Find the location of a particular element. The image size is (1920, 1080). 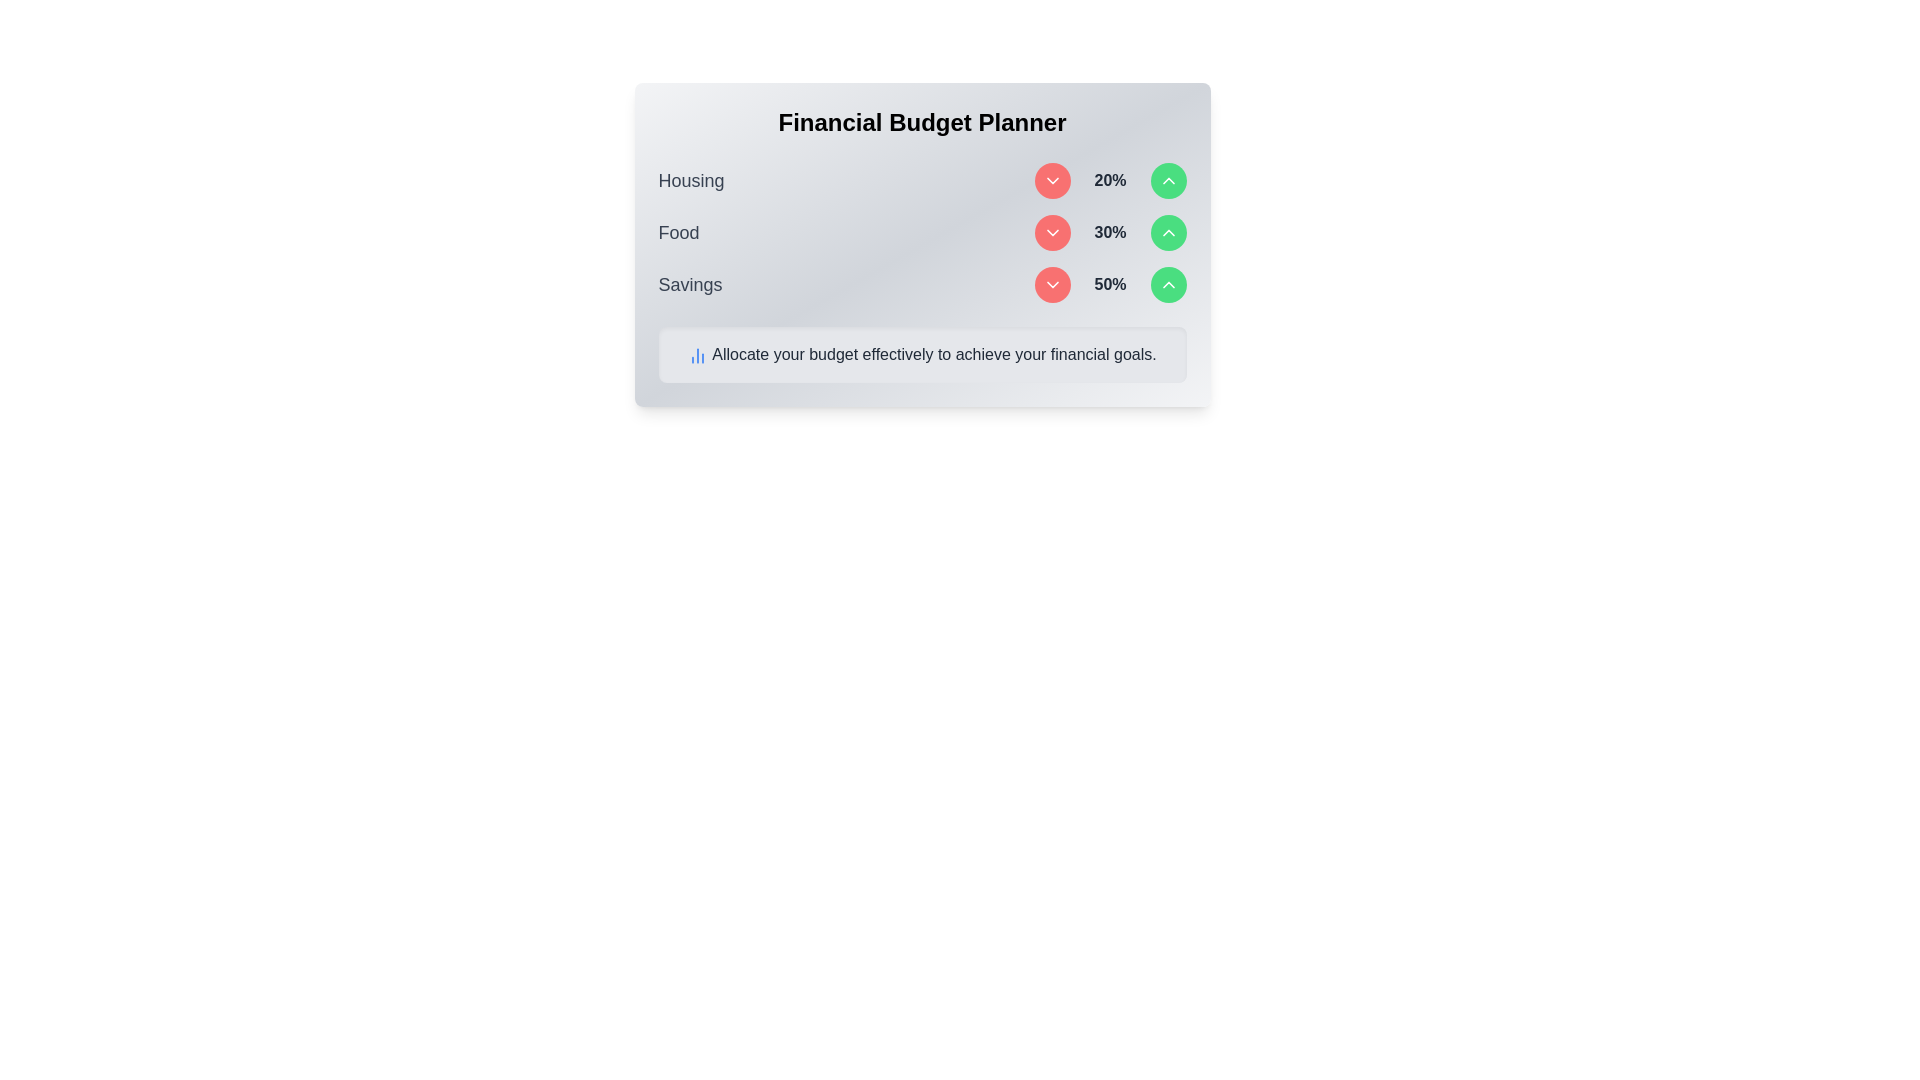

the static text displaying '20%' which is centrally located between a red circular button with a downward chevron icon and a green circular button with an upward chevron icon in the 'Housing' budget category is located at coordinates (1109, 181).